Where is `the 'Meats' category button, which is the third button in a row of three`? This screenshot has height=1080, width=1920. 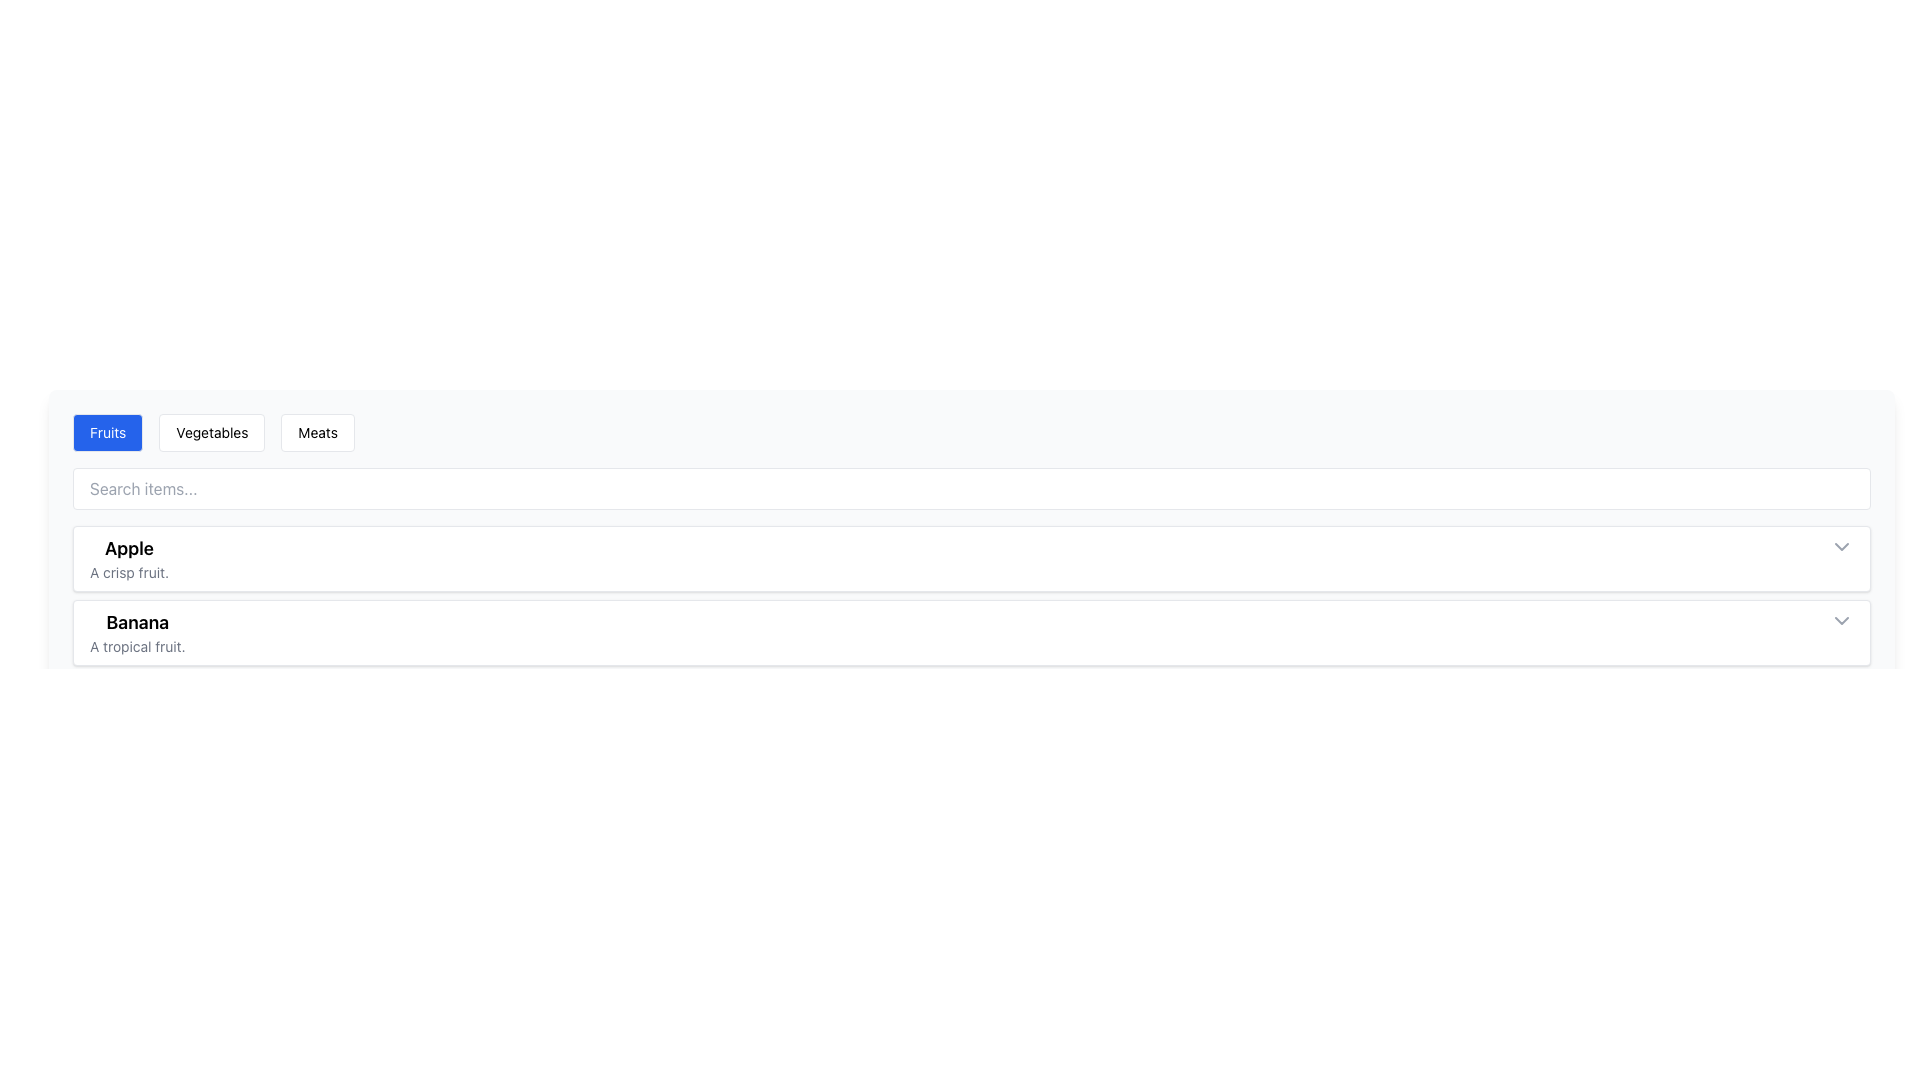
the 'Meats' category button, which is the third button in a row of three is located at coordinates (317, 431).